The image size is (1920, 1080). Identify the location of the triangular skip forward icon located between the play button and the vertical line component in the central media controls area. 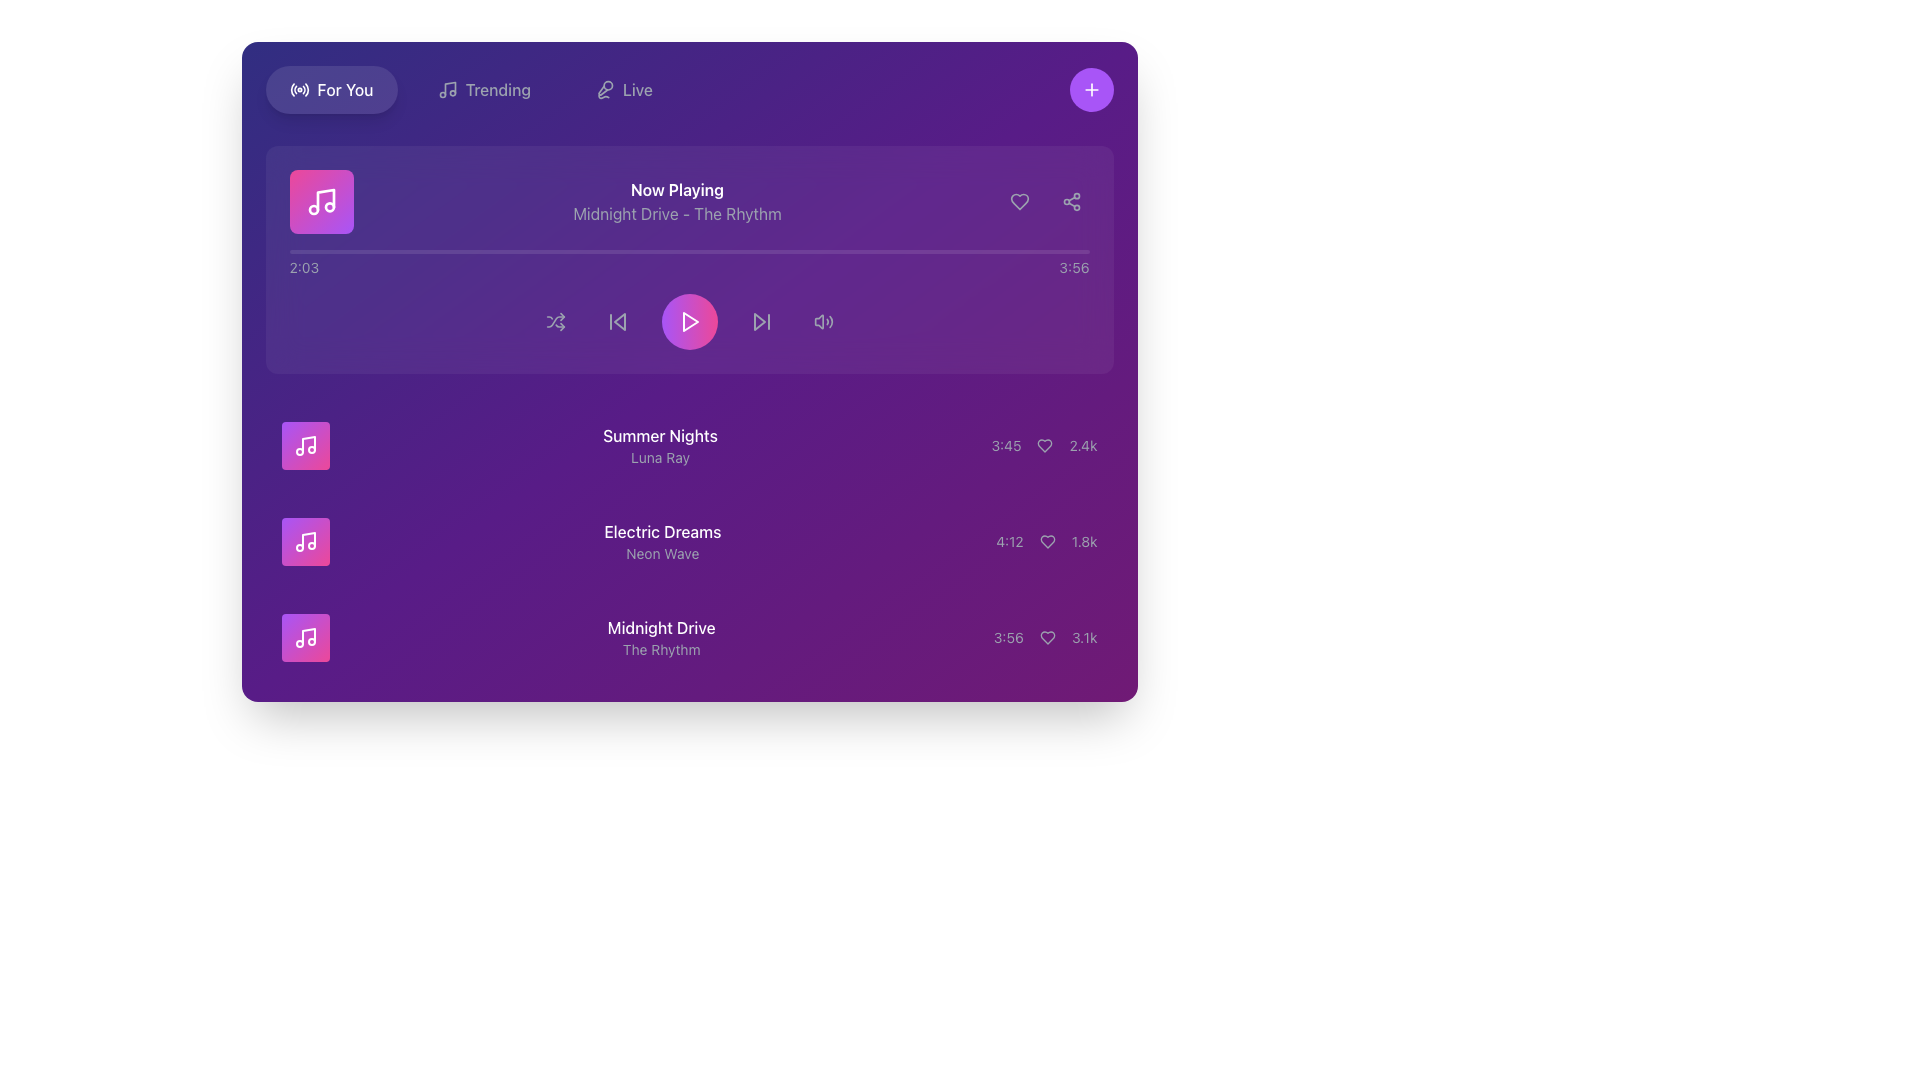
(758, 320).